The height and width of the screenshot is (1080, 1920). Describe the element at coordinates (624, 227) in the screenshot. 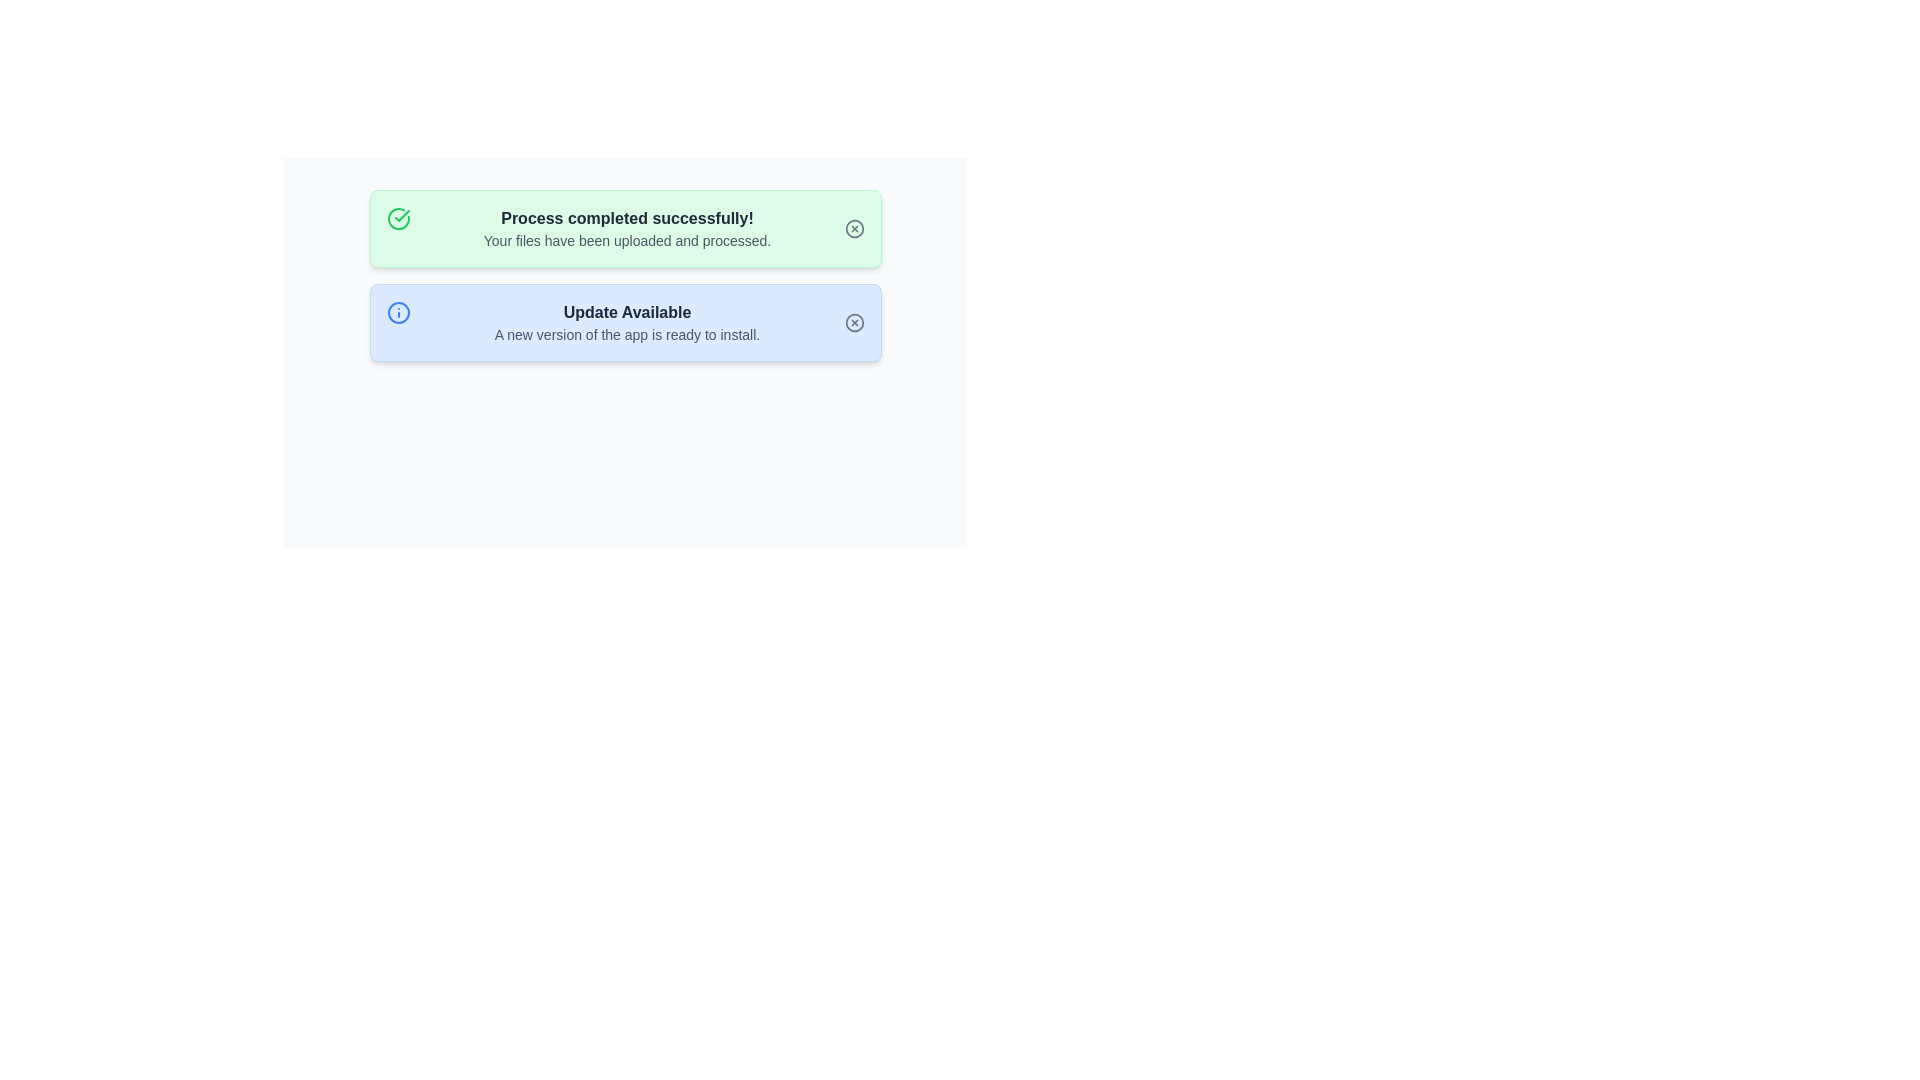

I see `the notification box displaying 'Process completed successfully!' and 'Your files have been uploaded and processed.'` at that location.